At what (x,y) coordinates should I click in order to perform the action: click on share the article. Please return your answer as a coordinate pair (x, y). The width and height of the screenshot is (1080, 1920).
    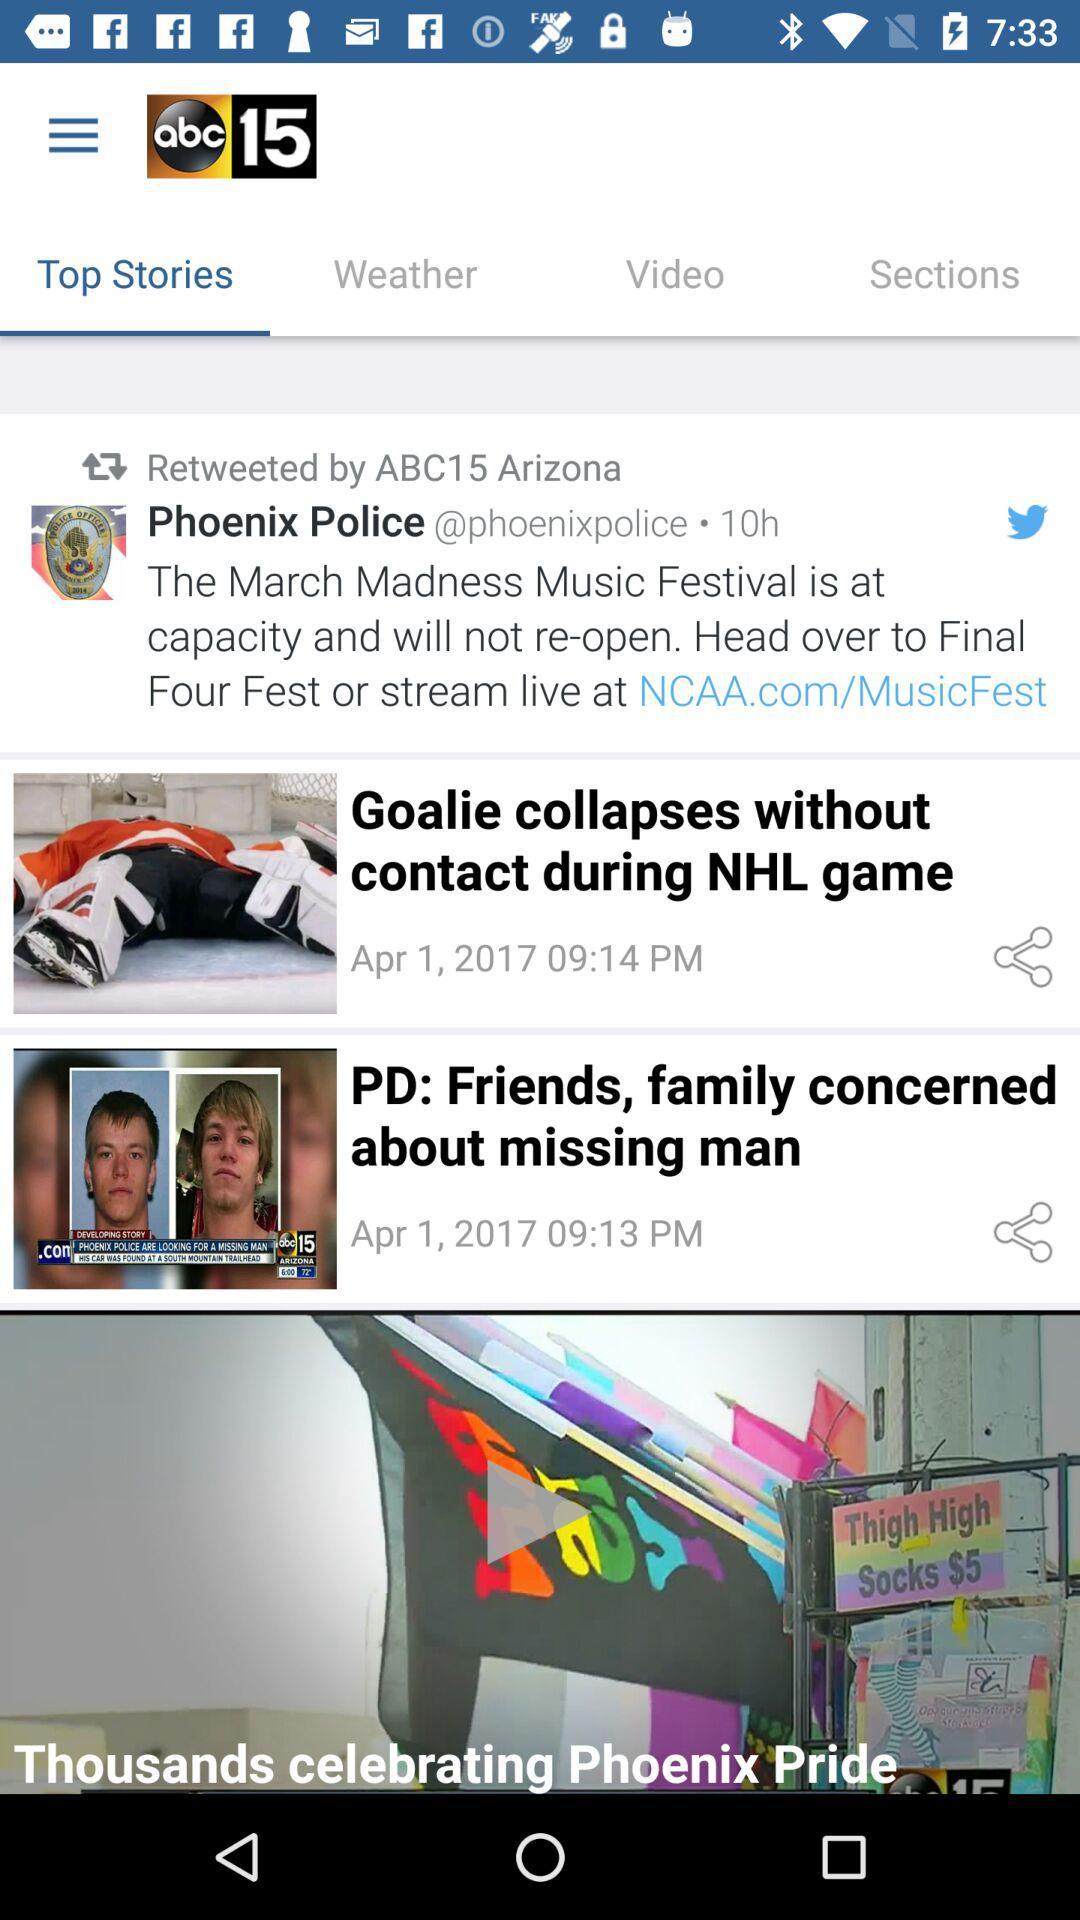
    Looking at the image, I should click on (1027, 1231).